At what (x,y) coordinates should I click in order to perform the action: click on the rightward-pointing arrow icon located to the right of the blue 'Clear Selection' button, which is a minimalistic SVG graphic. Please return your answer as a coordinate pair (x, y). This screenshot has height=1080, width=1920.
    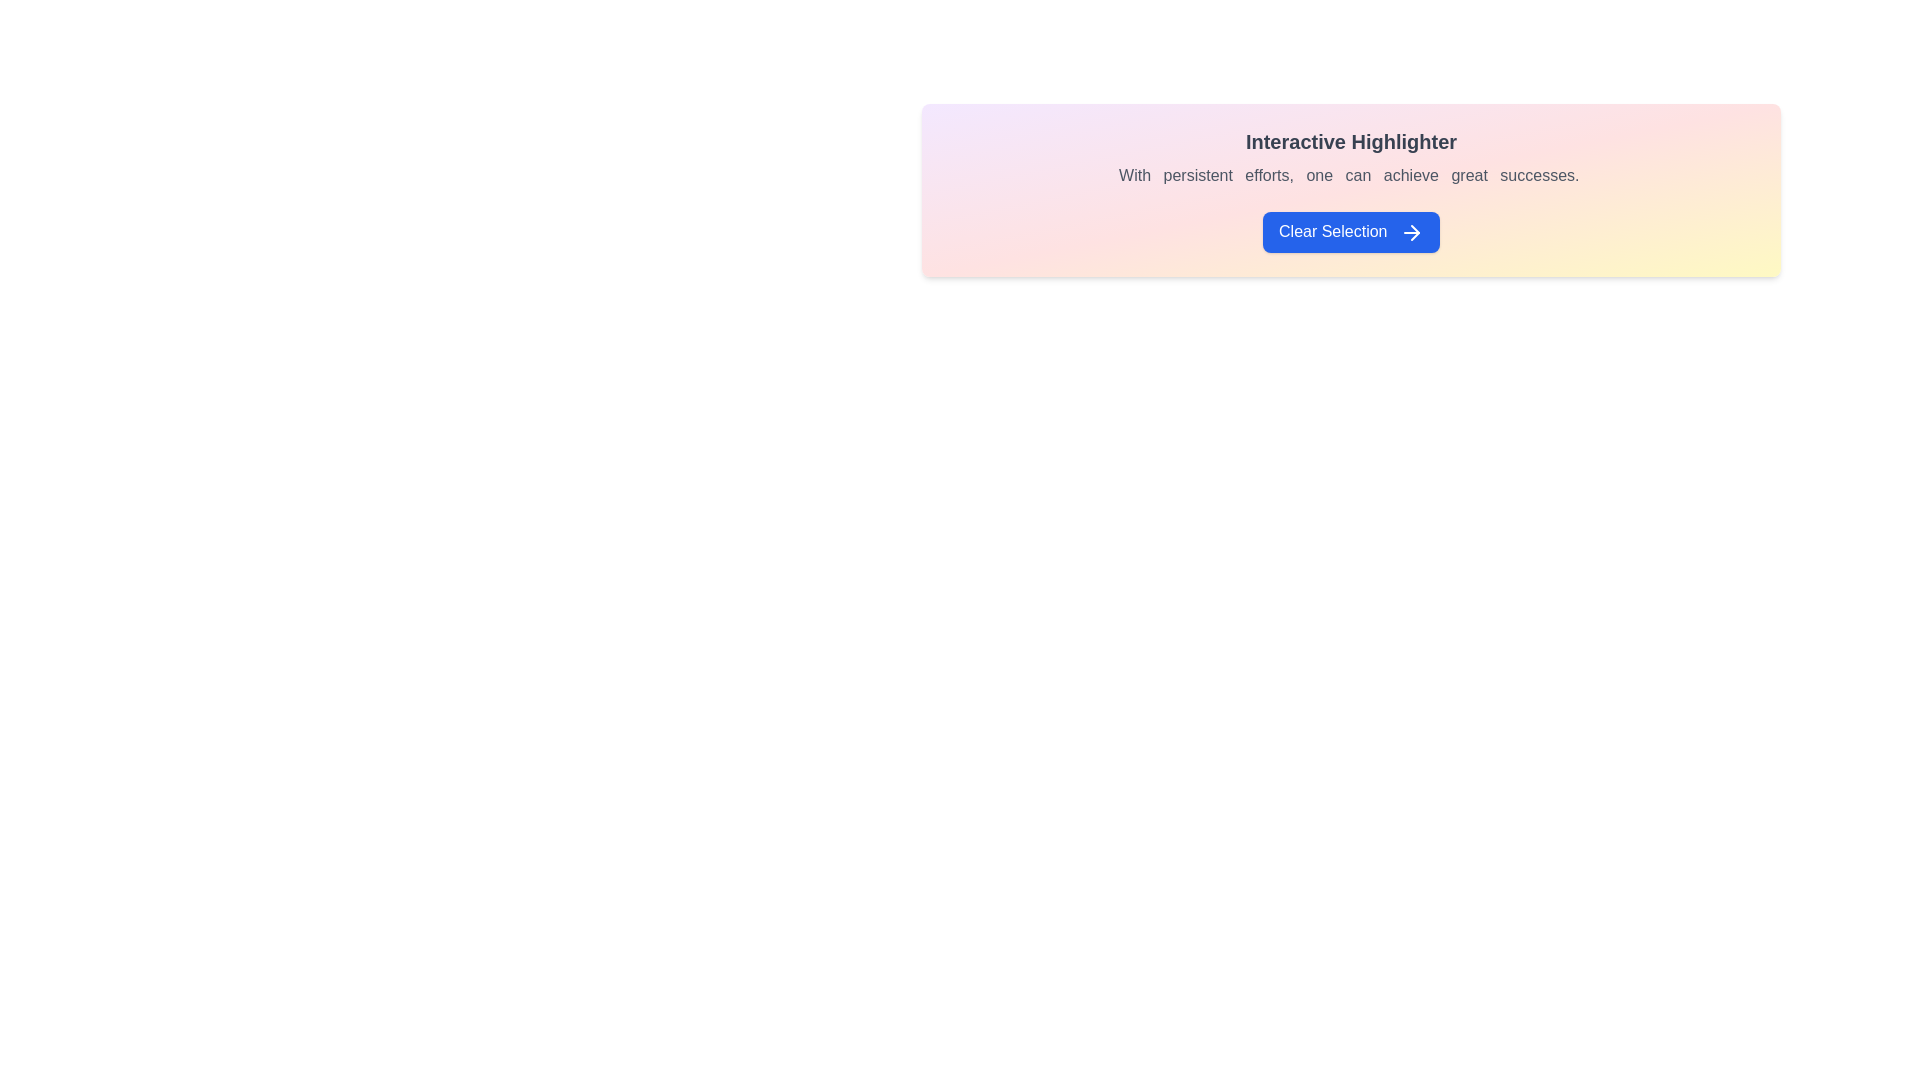
    Looking at the image, I should click on (1414, 231).